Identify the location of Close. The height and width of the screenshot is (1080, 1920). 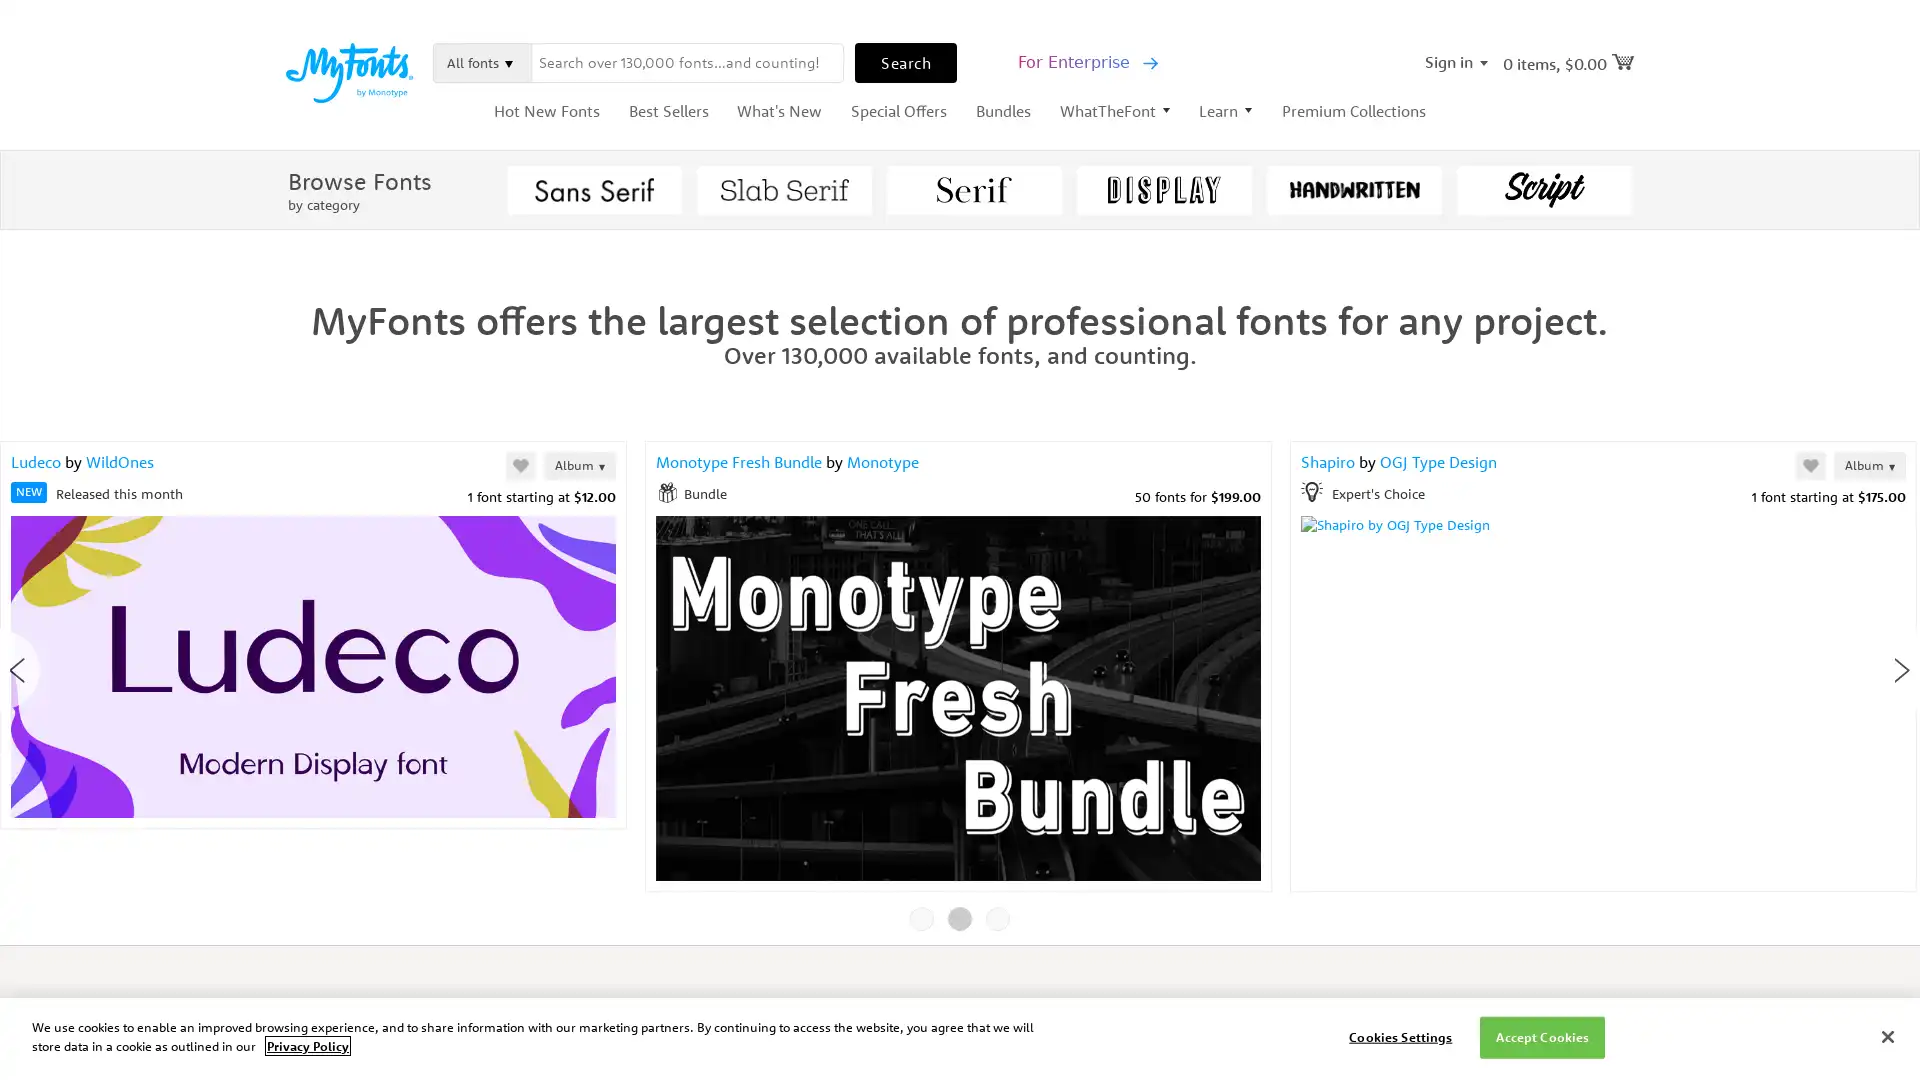
(1886, 1035).